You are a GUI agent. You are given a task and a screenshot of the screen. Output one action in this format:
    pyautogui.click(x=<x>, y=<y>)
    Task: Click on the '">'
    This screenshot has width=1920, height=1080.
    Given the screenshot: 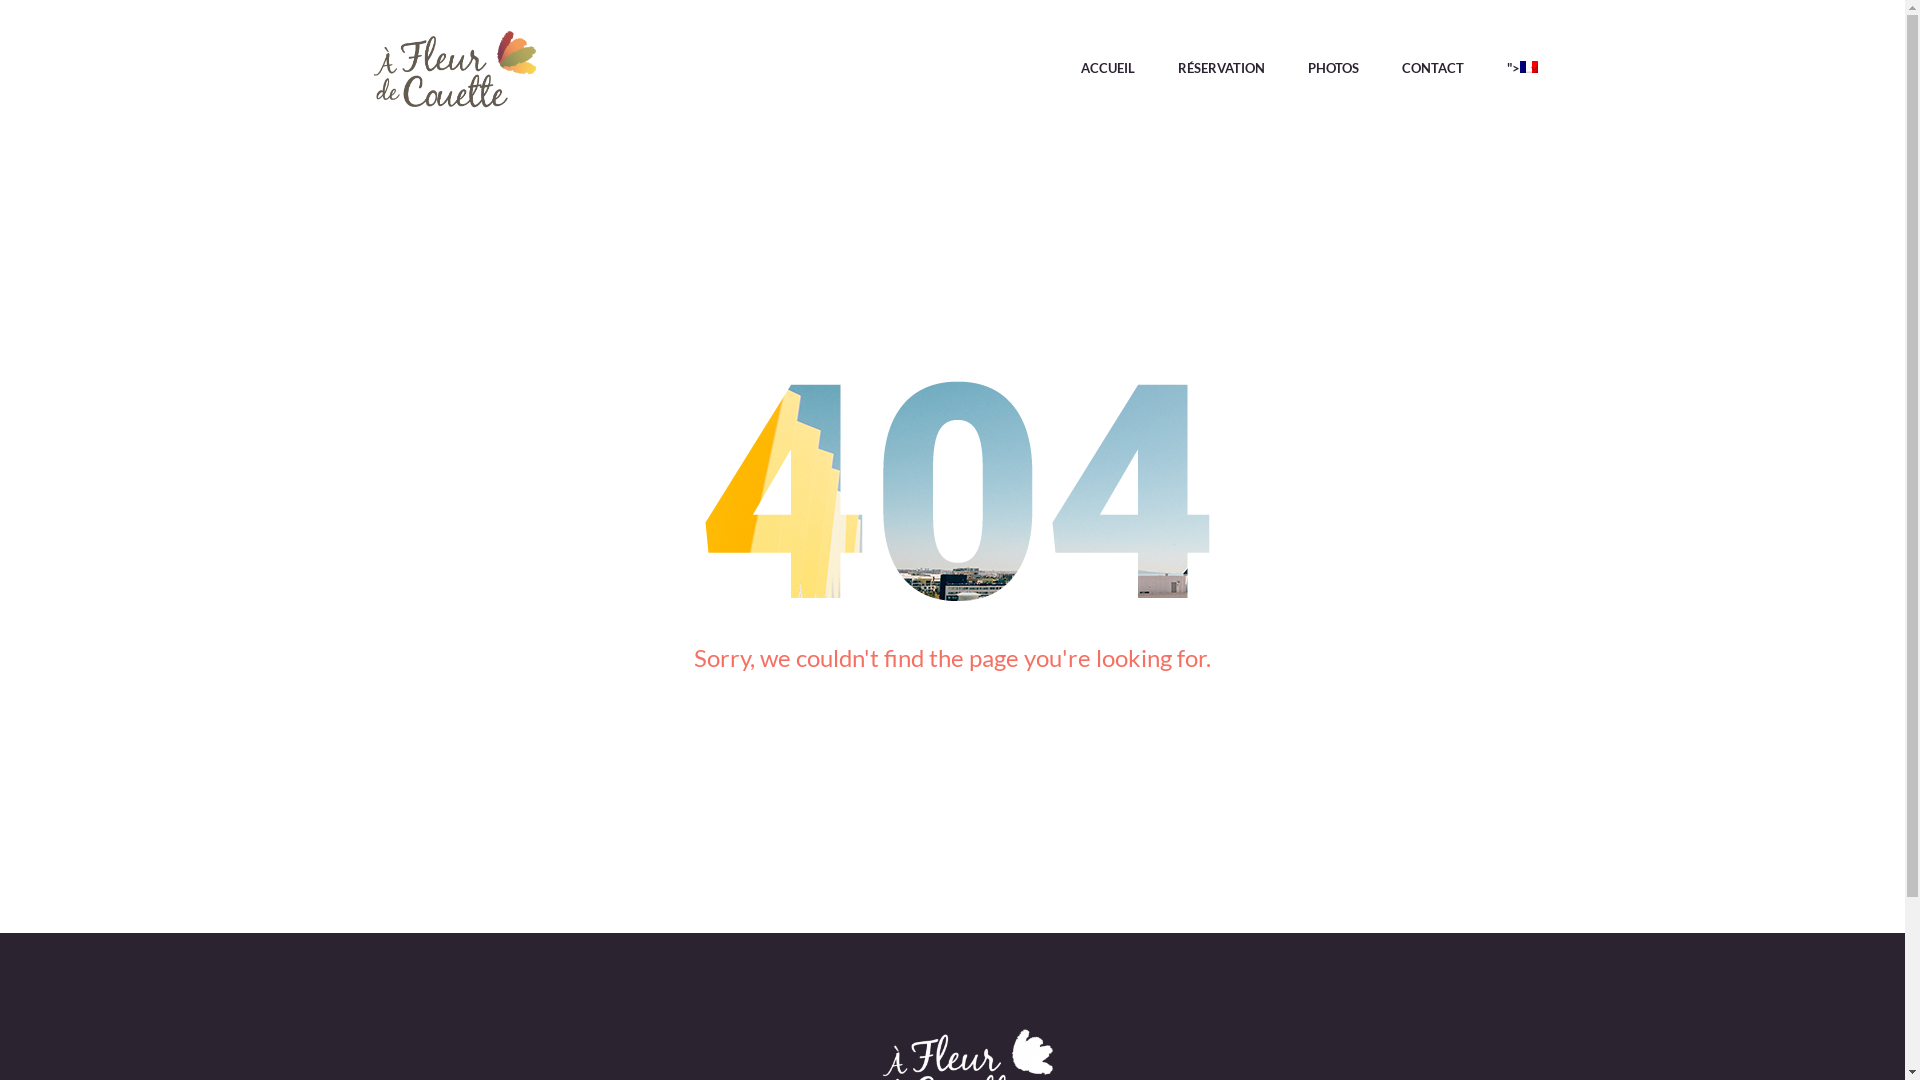 What is the action you would take?
    pyautogui.click(x=1511, y=72)
    